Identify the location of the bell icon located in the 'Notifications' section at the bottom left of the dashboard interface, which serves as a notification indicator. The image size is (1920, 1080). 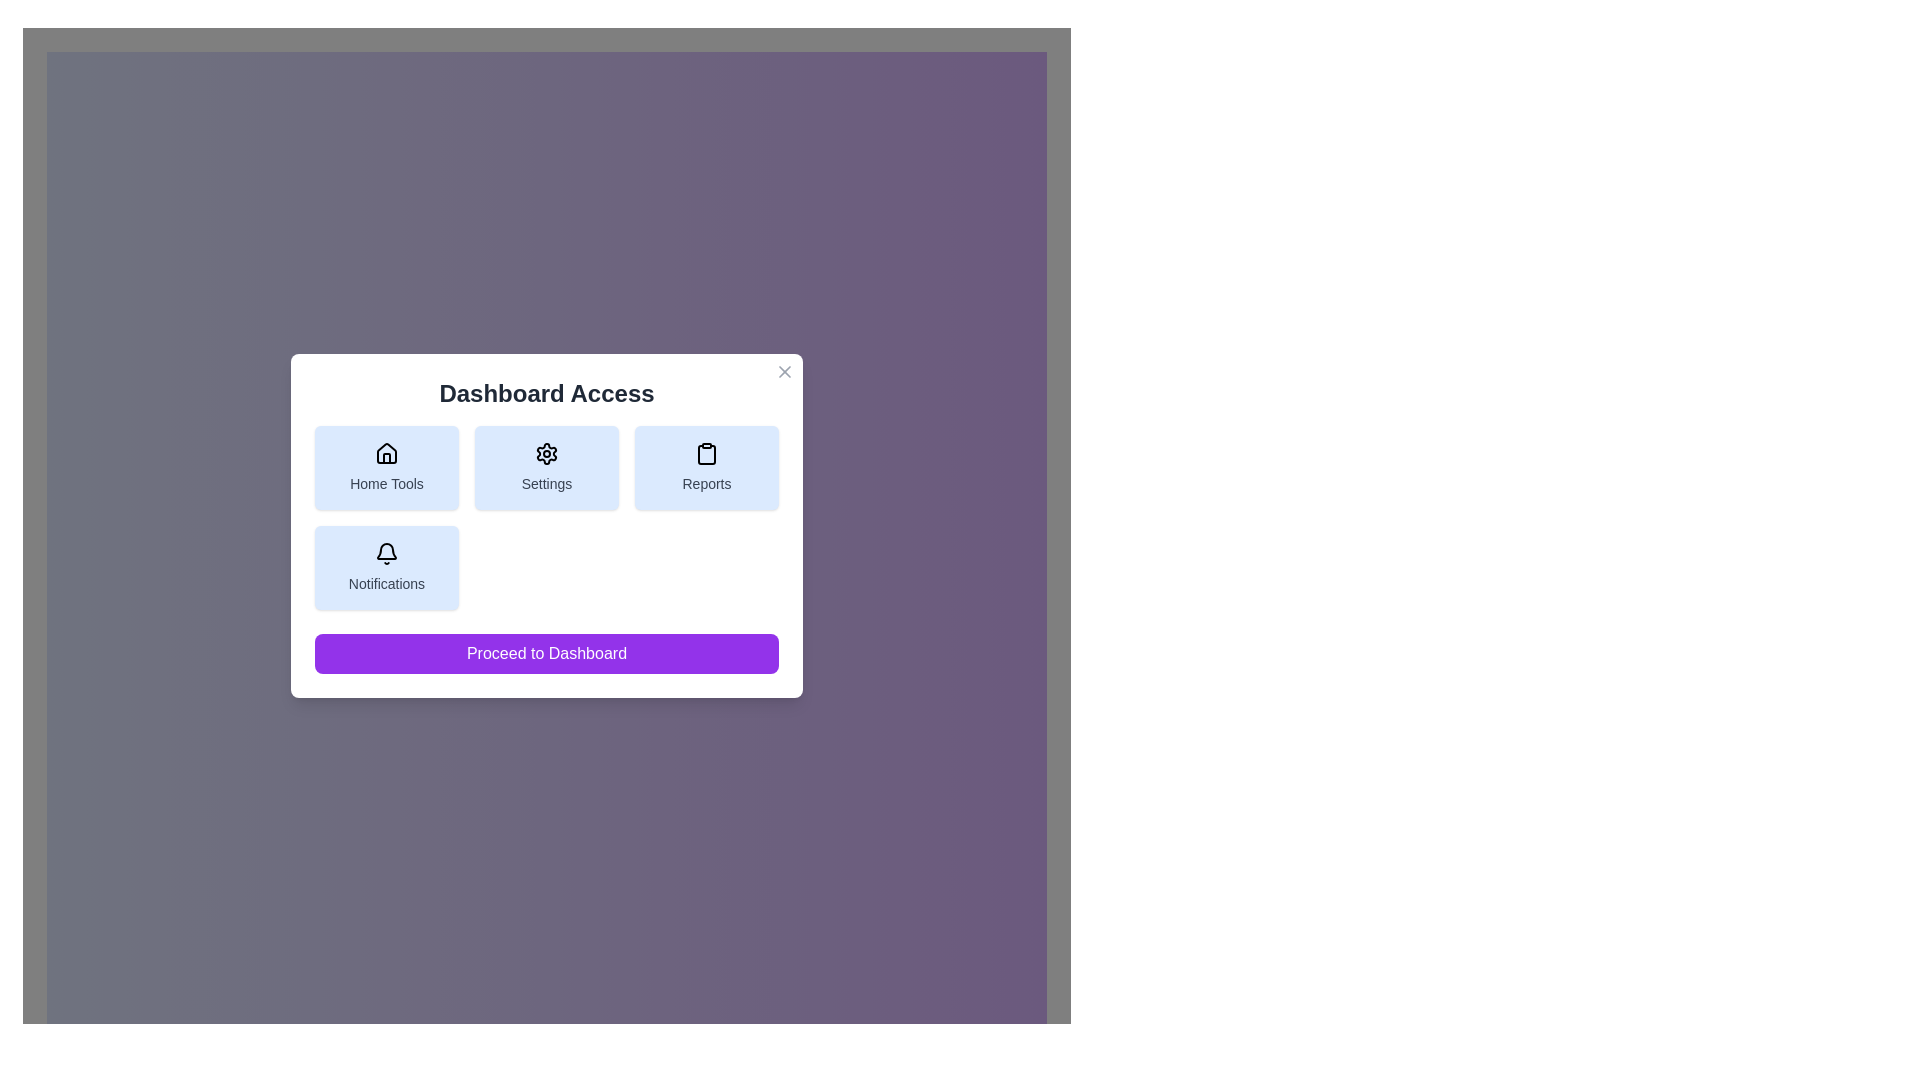
(387, 554).